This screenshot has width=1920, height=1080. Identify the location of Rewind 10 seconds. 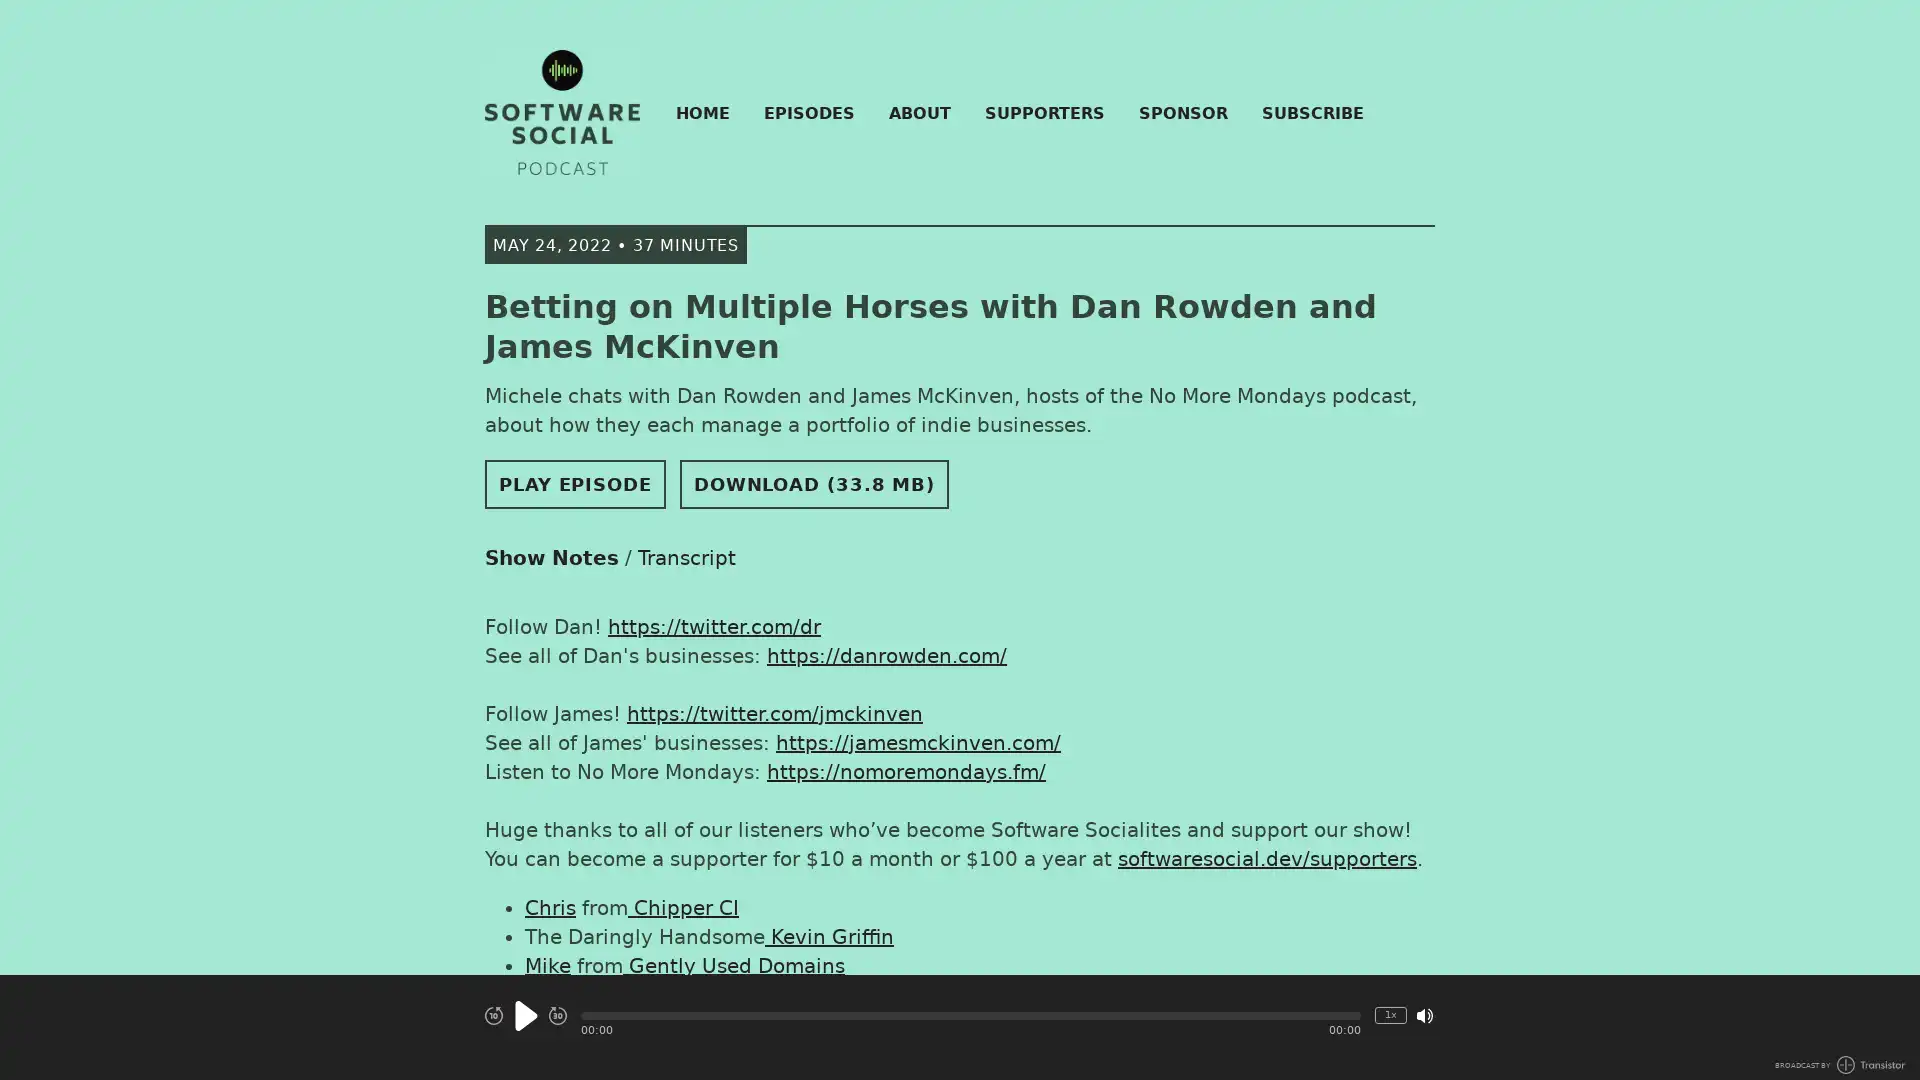
(494, 1015).